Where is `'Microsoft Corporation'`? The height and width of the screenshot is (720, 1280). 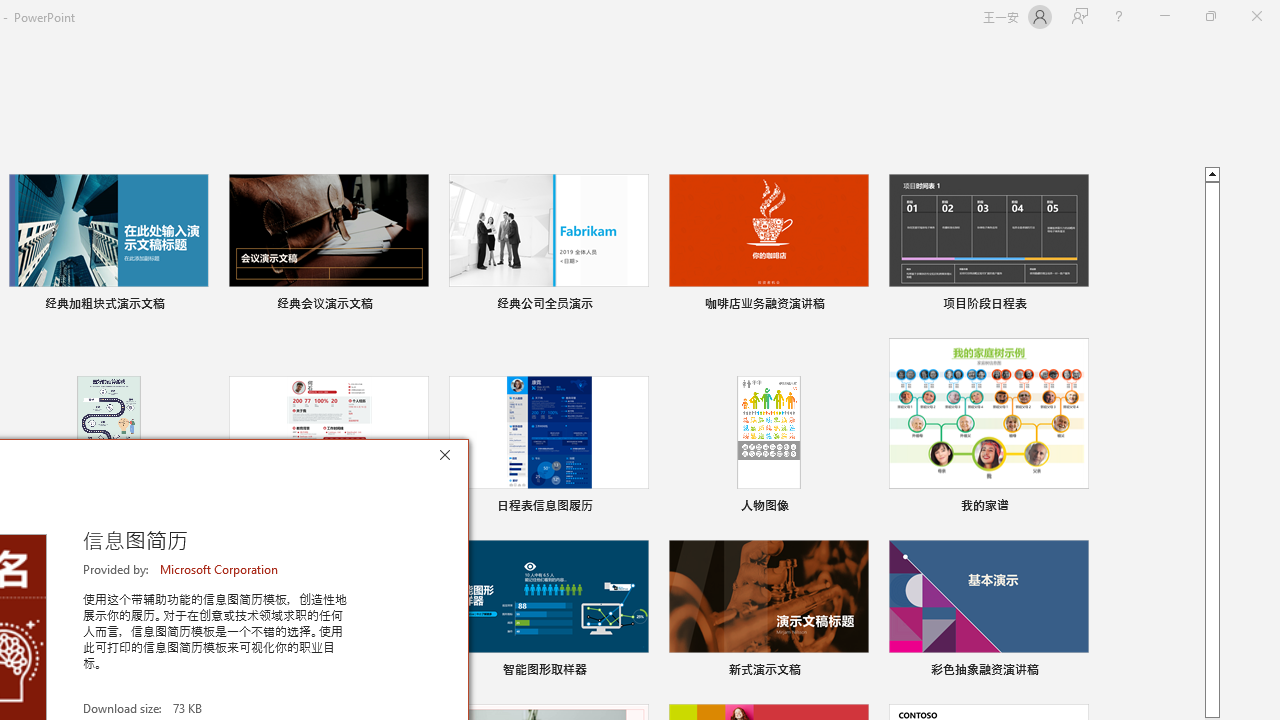
'Microsoft Corporation' is located at coordinates (220, 569).